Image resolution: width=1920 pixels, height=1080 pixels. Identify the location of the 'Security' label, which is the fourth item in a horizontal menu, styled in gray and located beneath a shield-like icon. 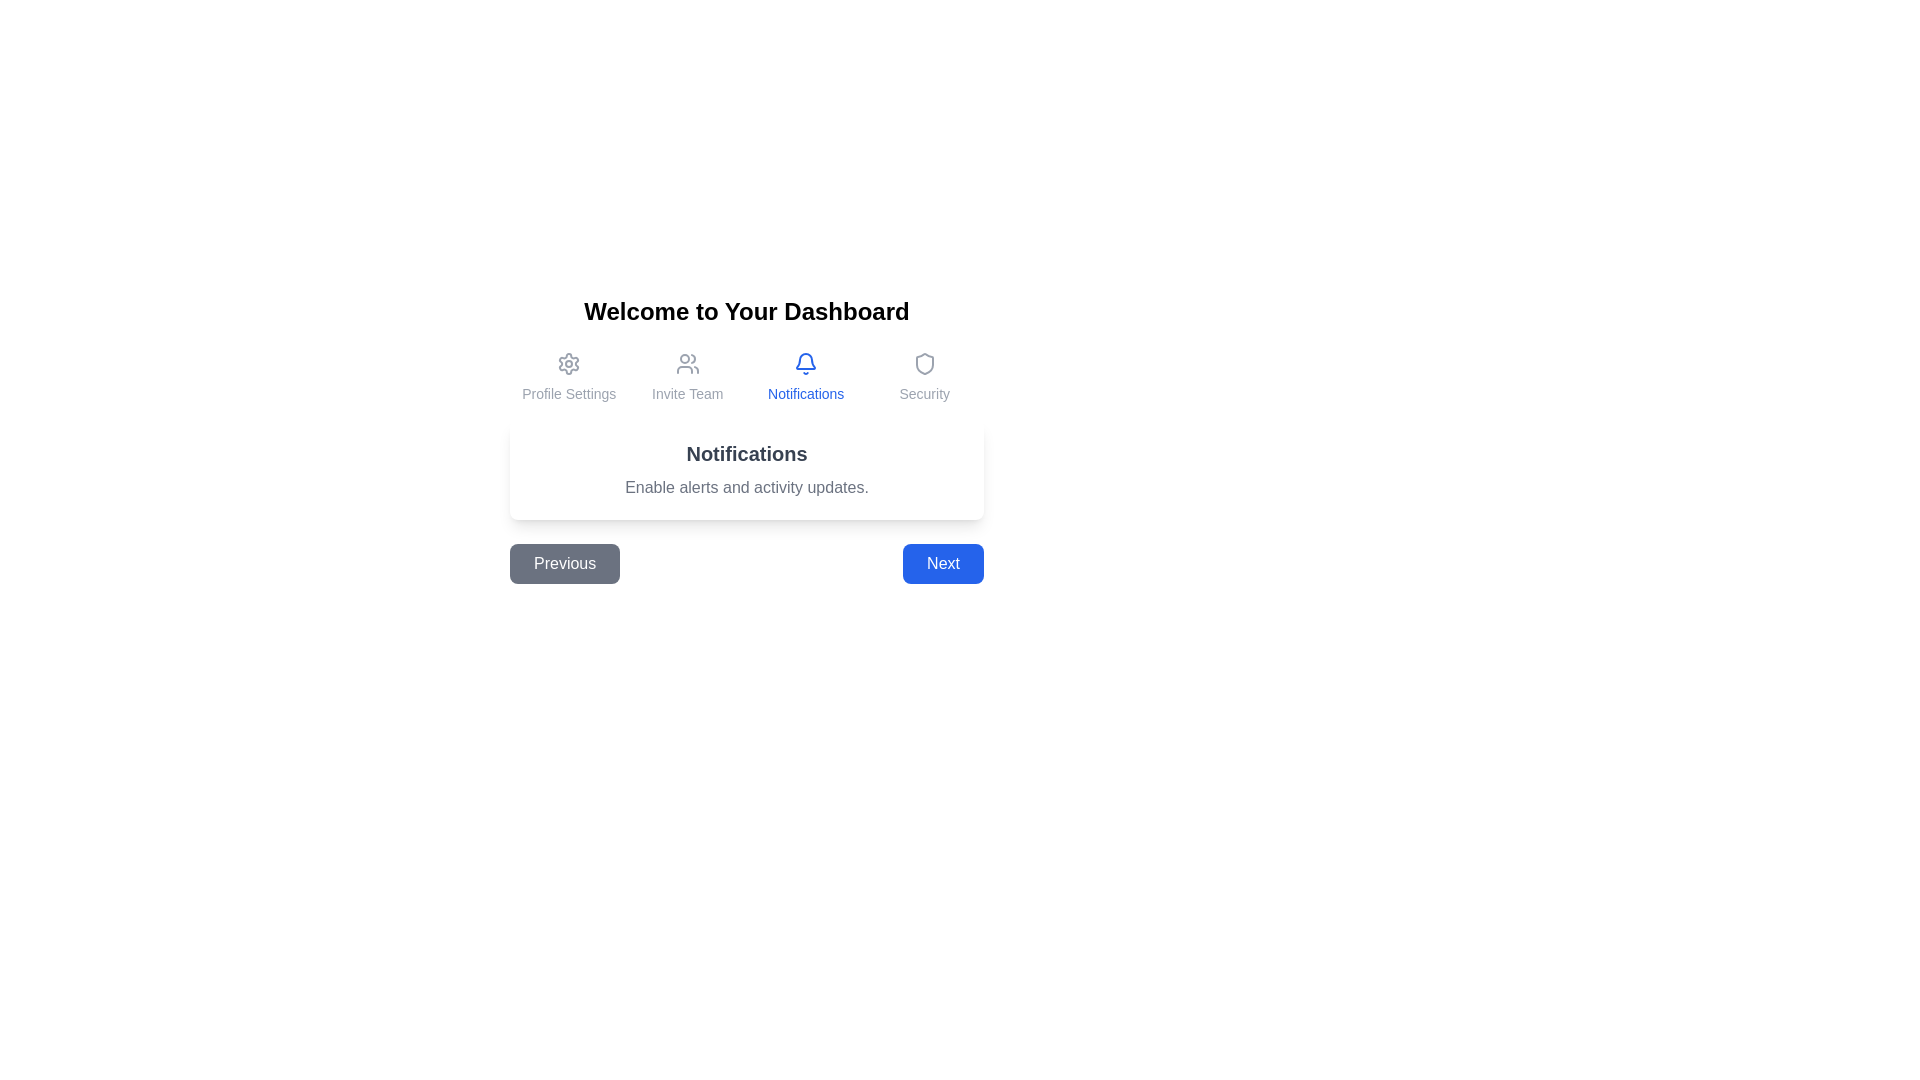
(923, 393).